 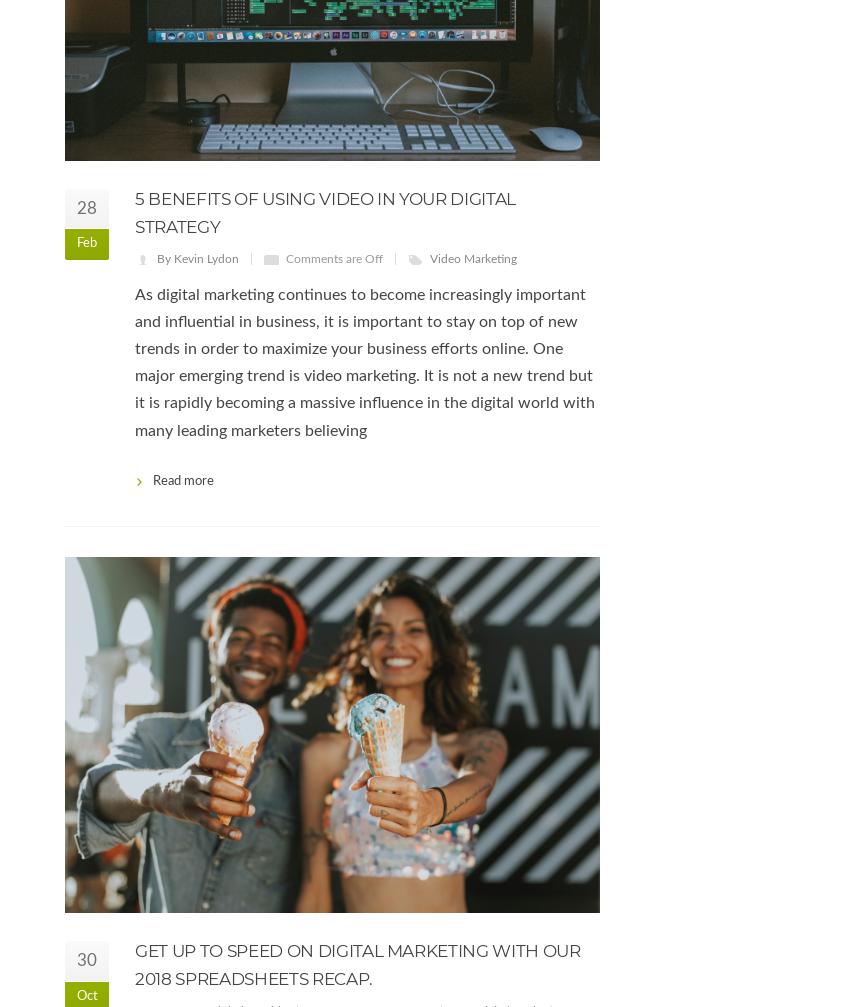 I want to click on 'Get up to speed on Digital Marketing with our 2018 spreadsheets recap.', so click(x=356, y=964).